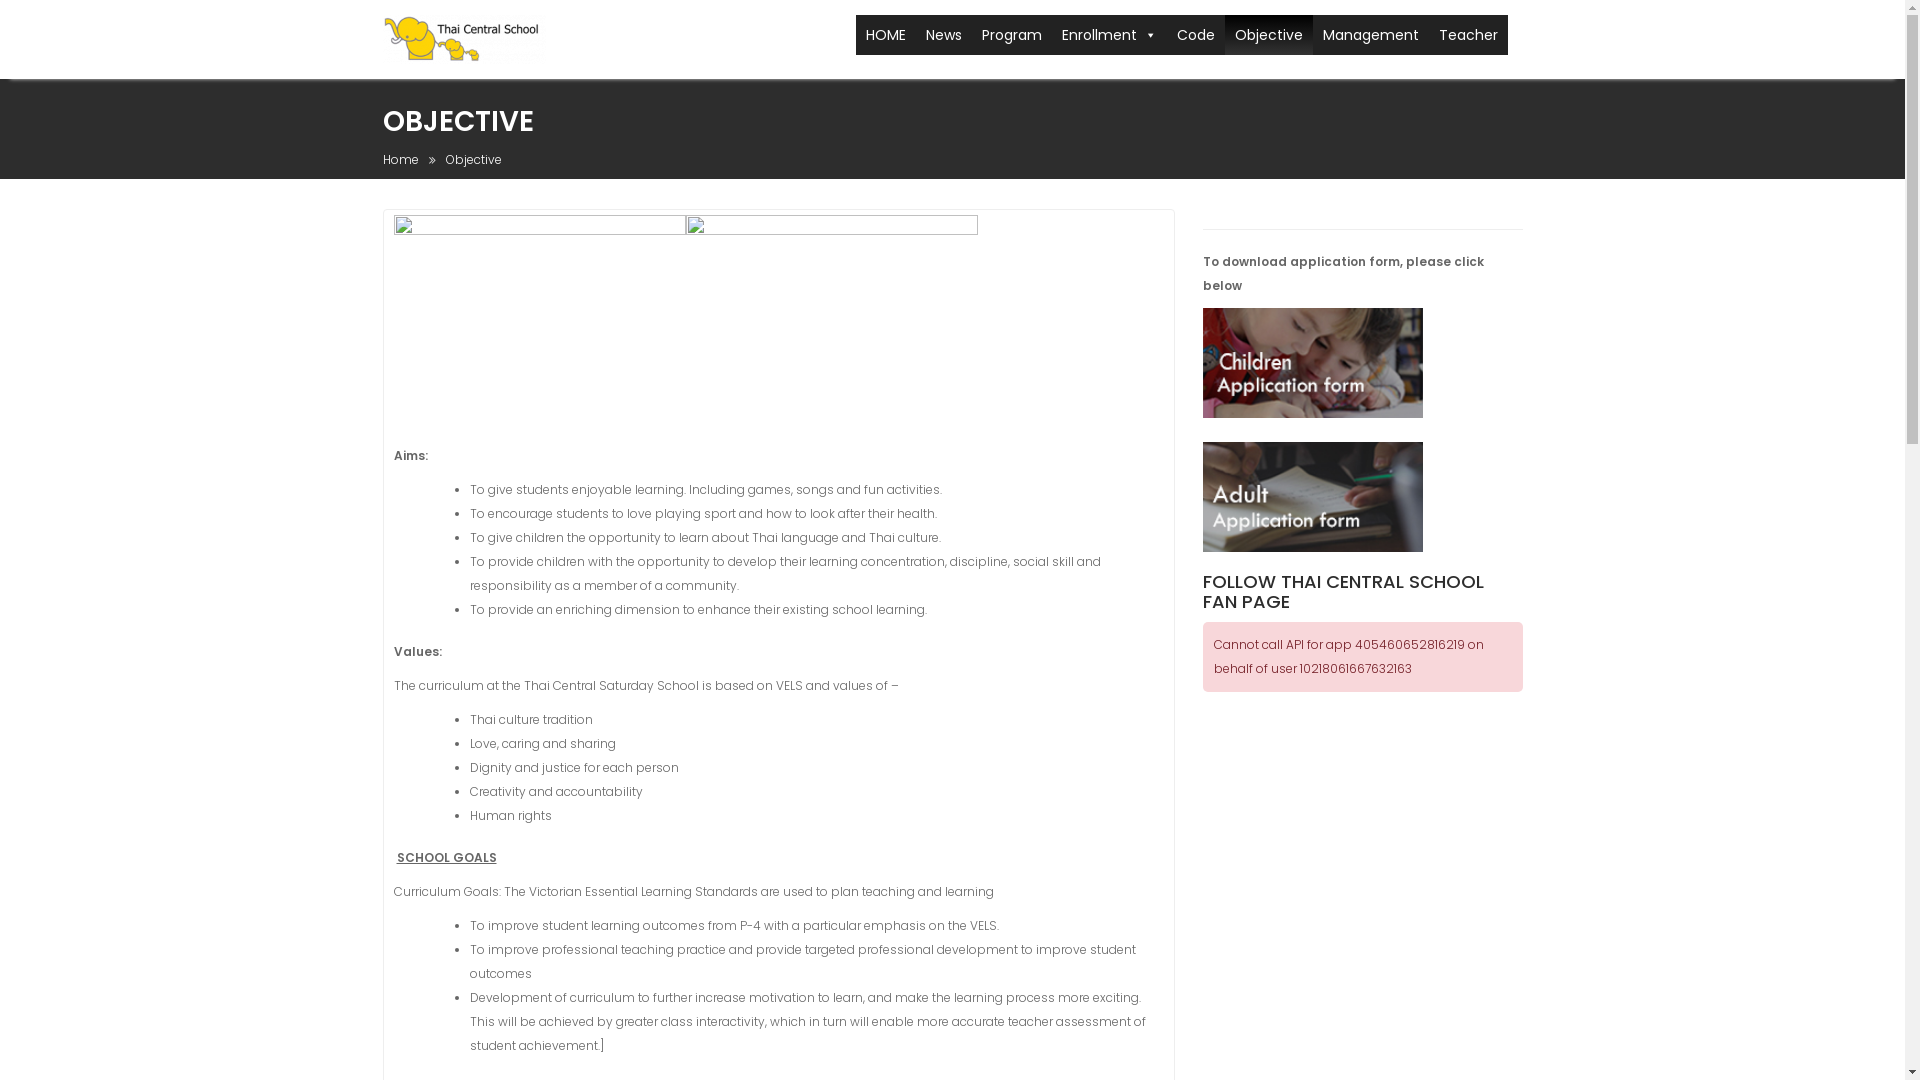 This screenshot has width=1920, height=1080. What do you see at coordinates (1195, 34) in the screenshot?
I see `'Code'` at bounding box center [1195, 34].